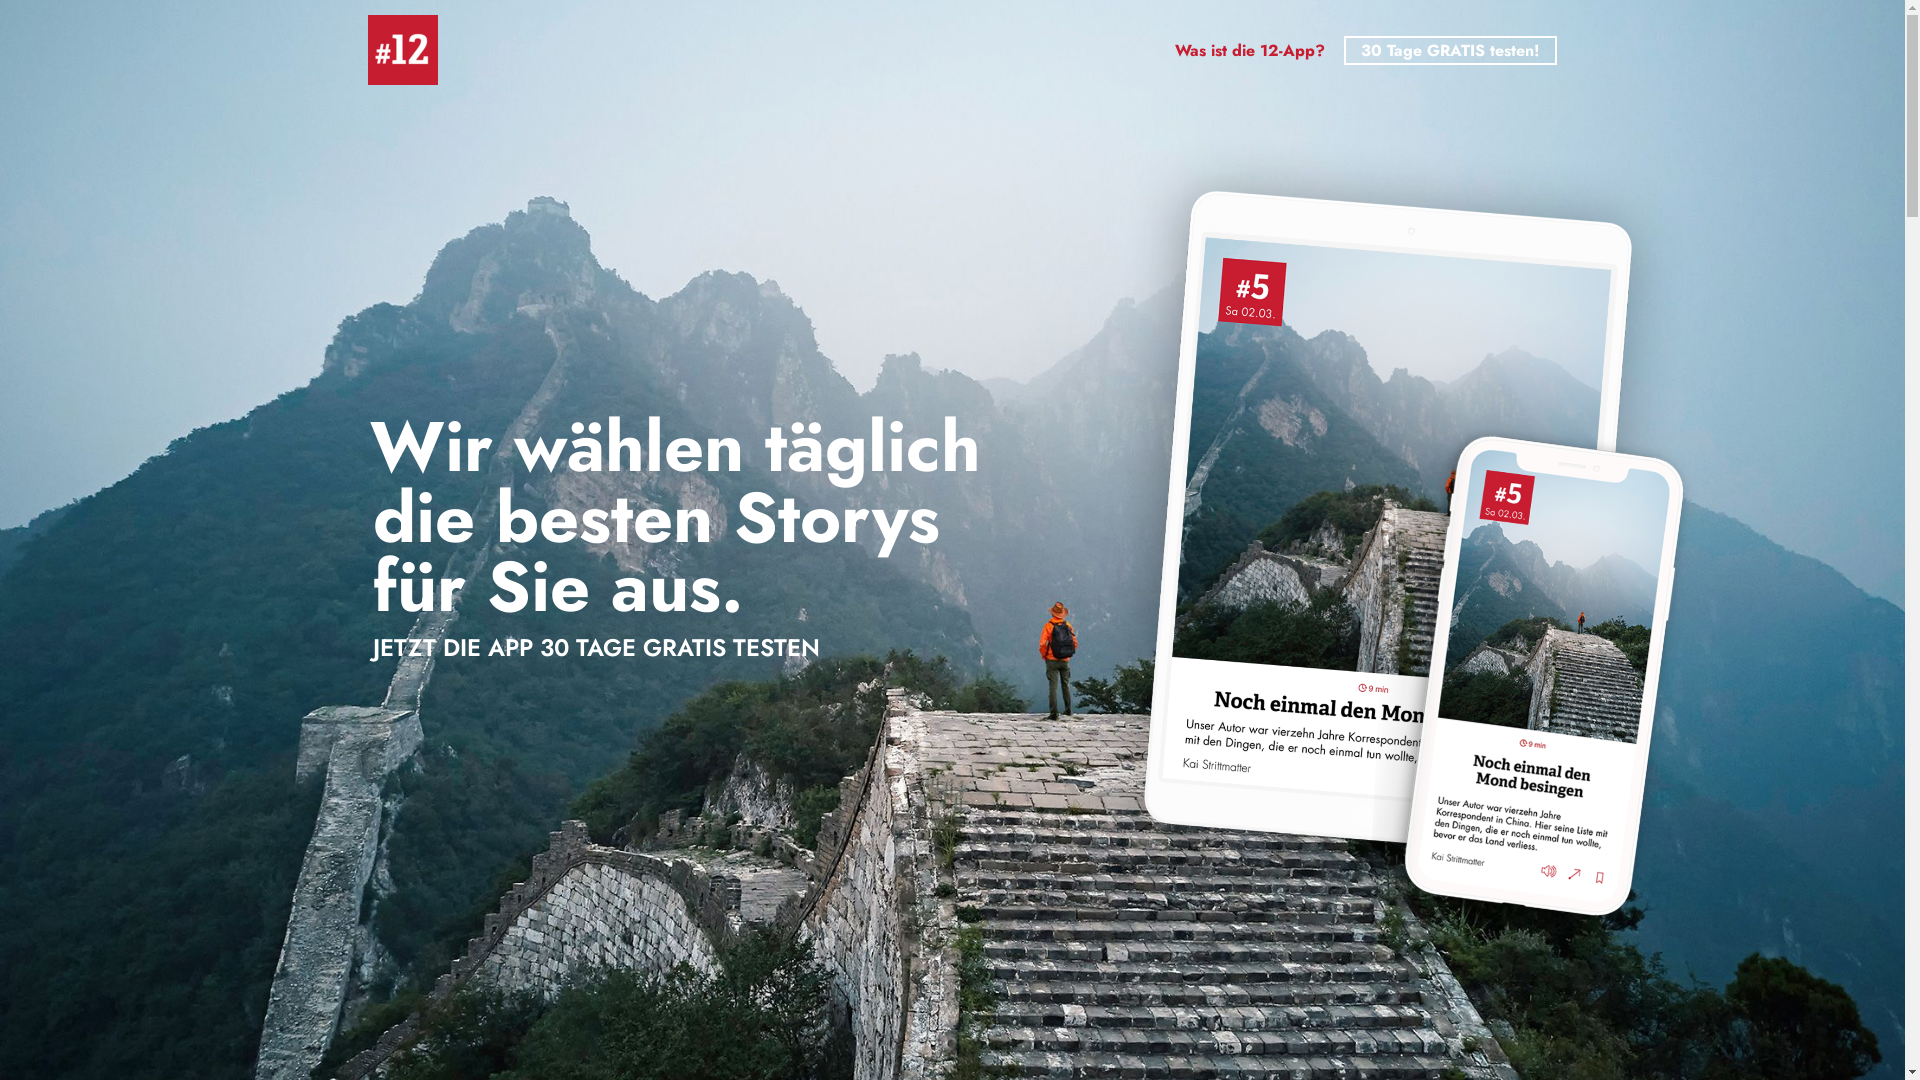  I want to click on 'Twitter', so click(1530, 1029).